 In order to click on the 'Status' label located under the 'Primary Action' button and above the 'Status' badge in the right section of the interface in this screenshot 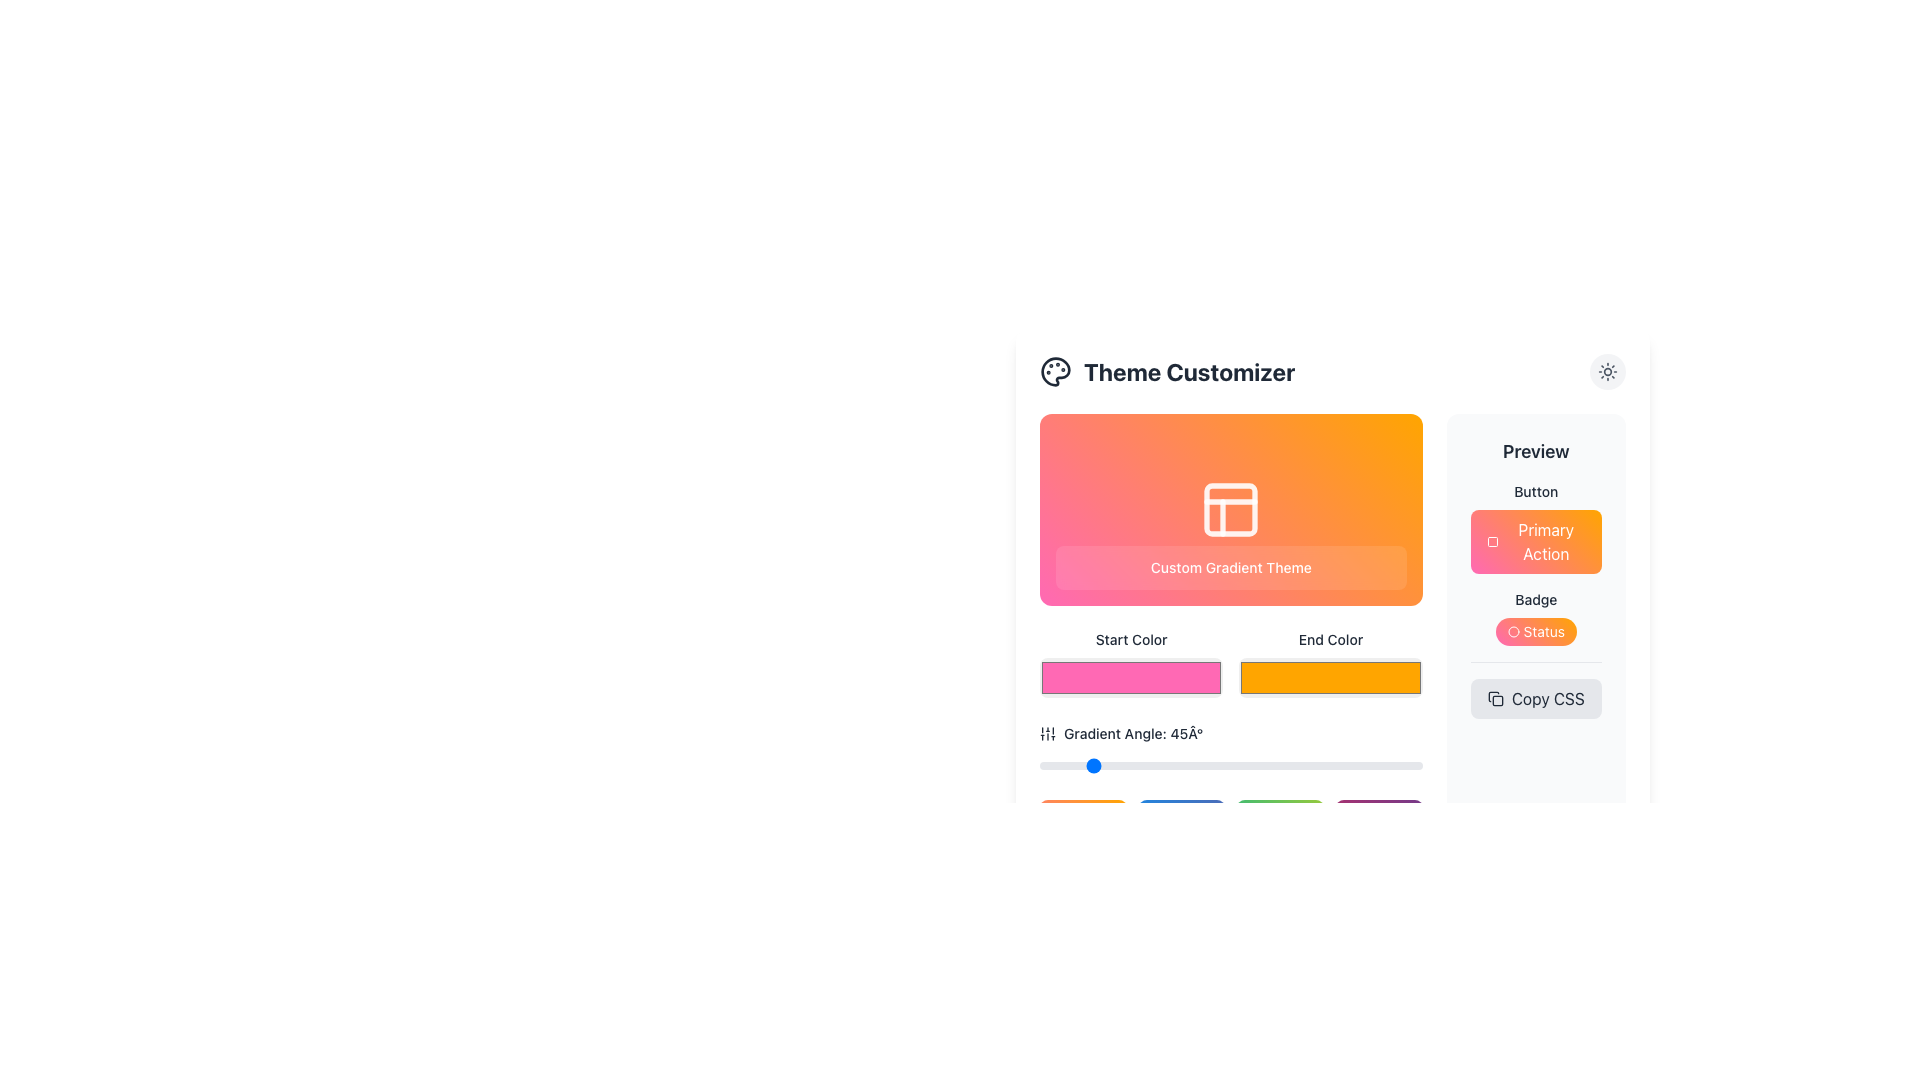, I will do `click(1535, 599)`.